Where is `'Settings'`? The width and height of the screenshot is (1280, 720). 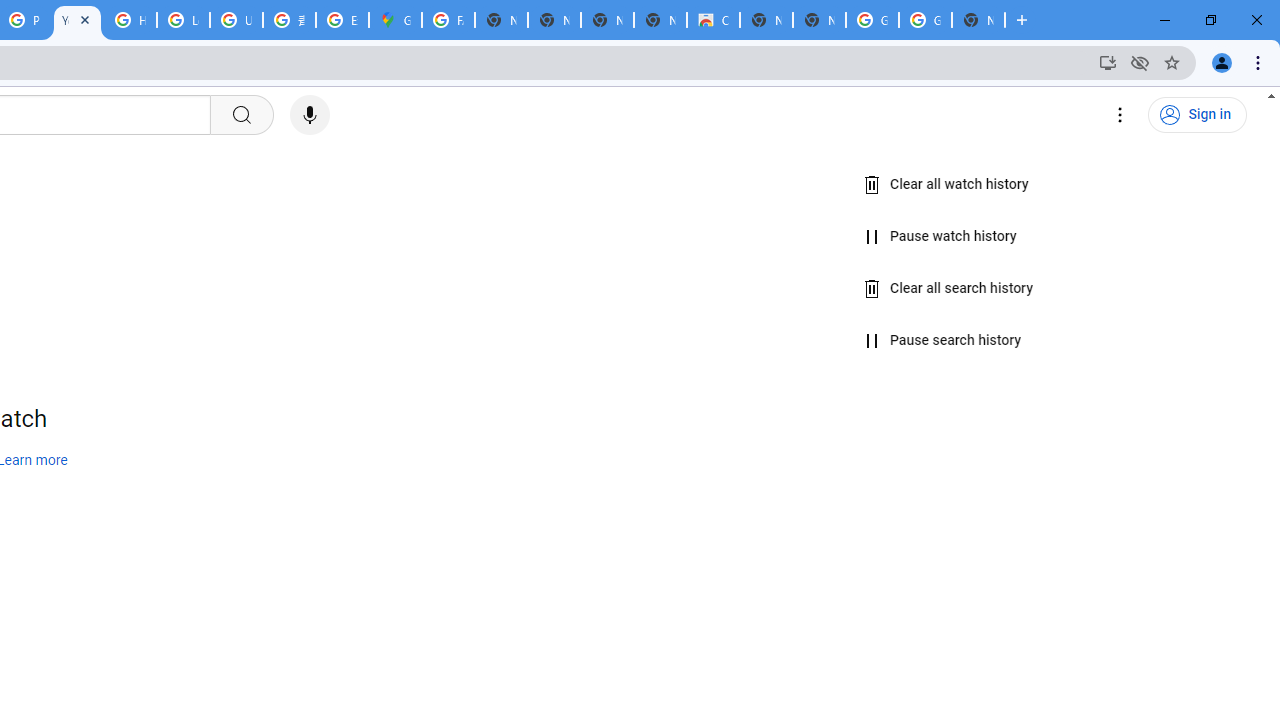 'Settings' is located at coordinates (1120, 115).